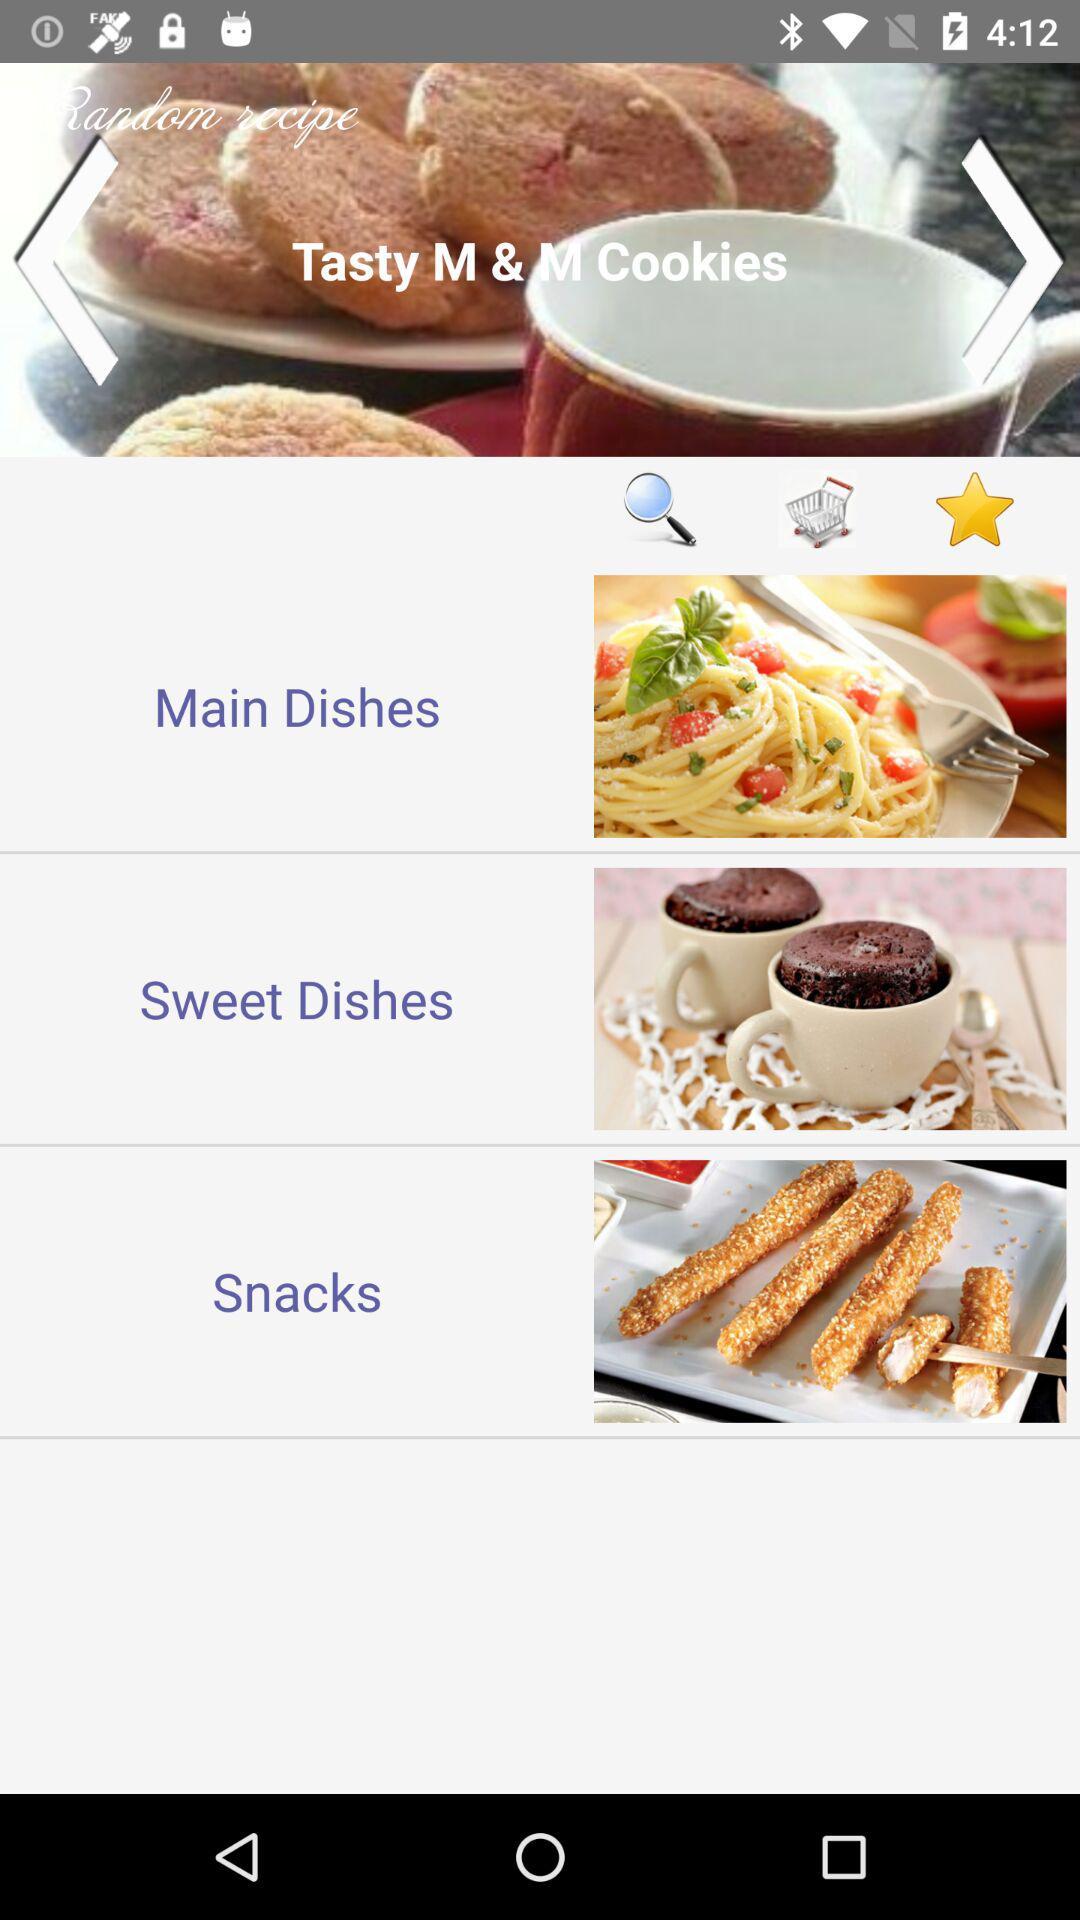 This screenshot has height=1920, width=1080. I want to click on item above the snacks icon, so click(297, 998).